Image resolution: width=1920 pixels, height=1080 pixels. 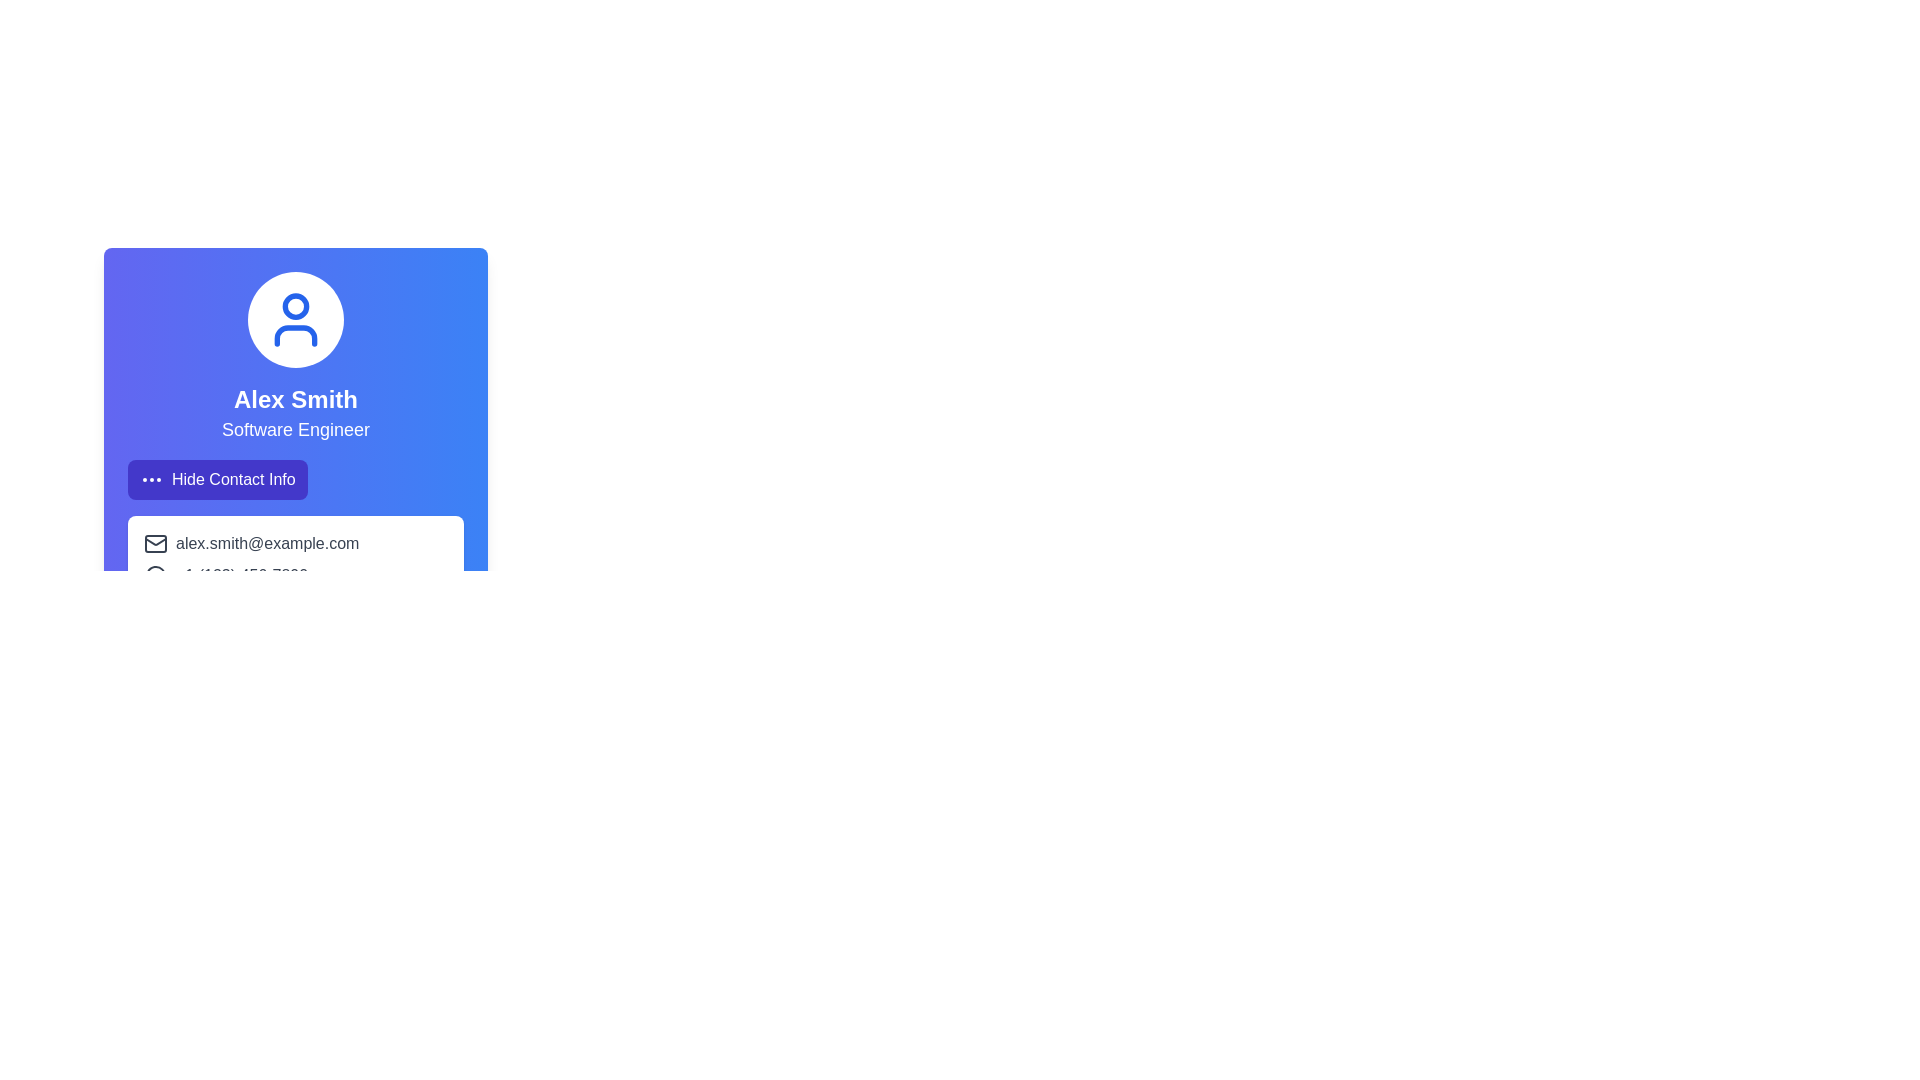 I want to click on the rectangular body of the envelope icon that is styled in a minimalist design and is located adjacent to the 'alex.smith@example.com' text, so click(x=155, y=543).